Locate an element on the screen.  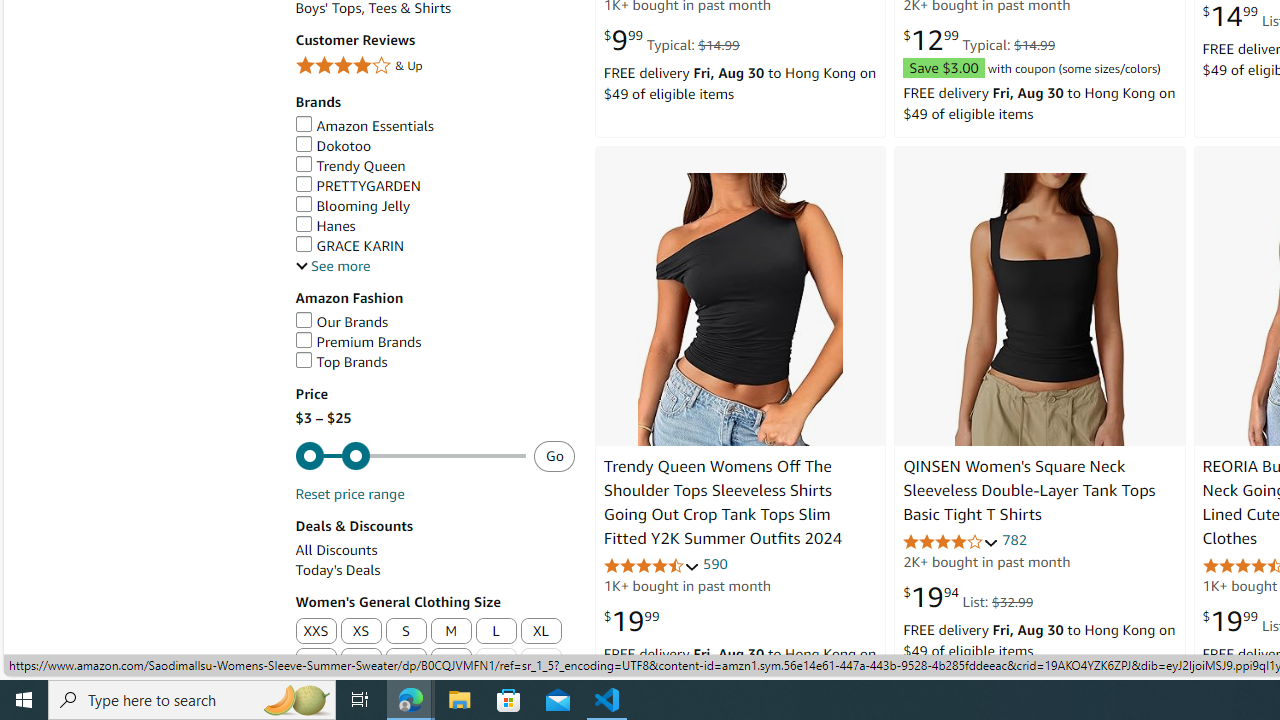
'4 Stars & Up' is located at coordinates (433, 65).